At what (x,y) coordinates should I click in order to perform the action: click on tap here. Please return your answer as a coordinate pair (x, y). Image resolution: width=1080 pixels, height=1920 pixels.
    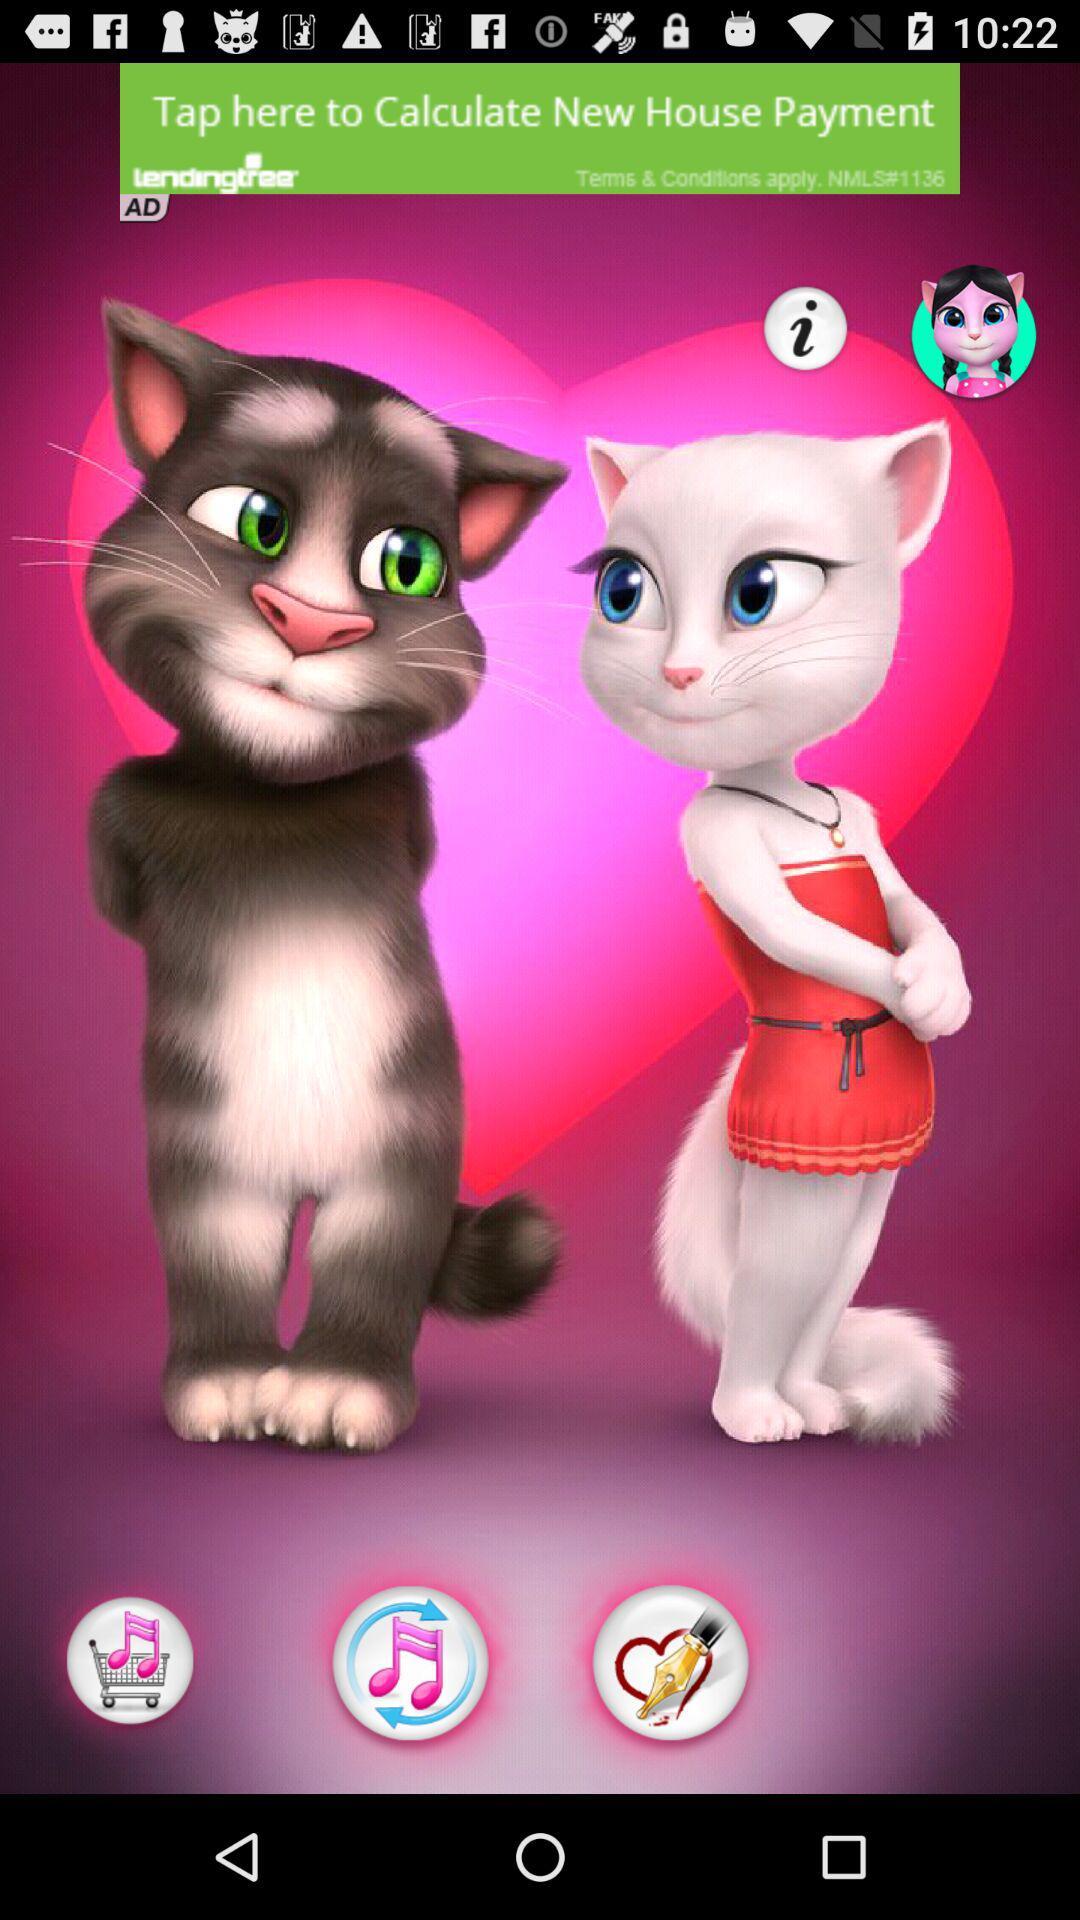
    Looking at the image, I should click on (540, 127).